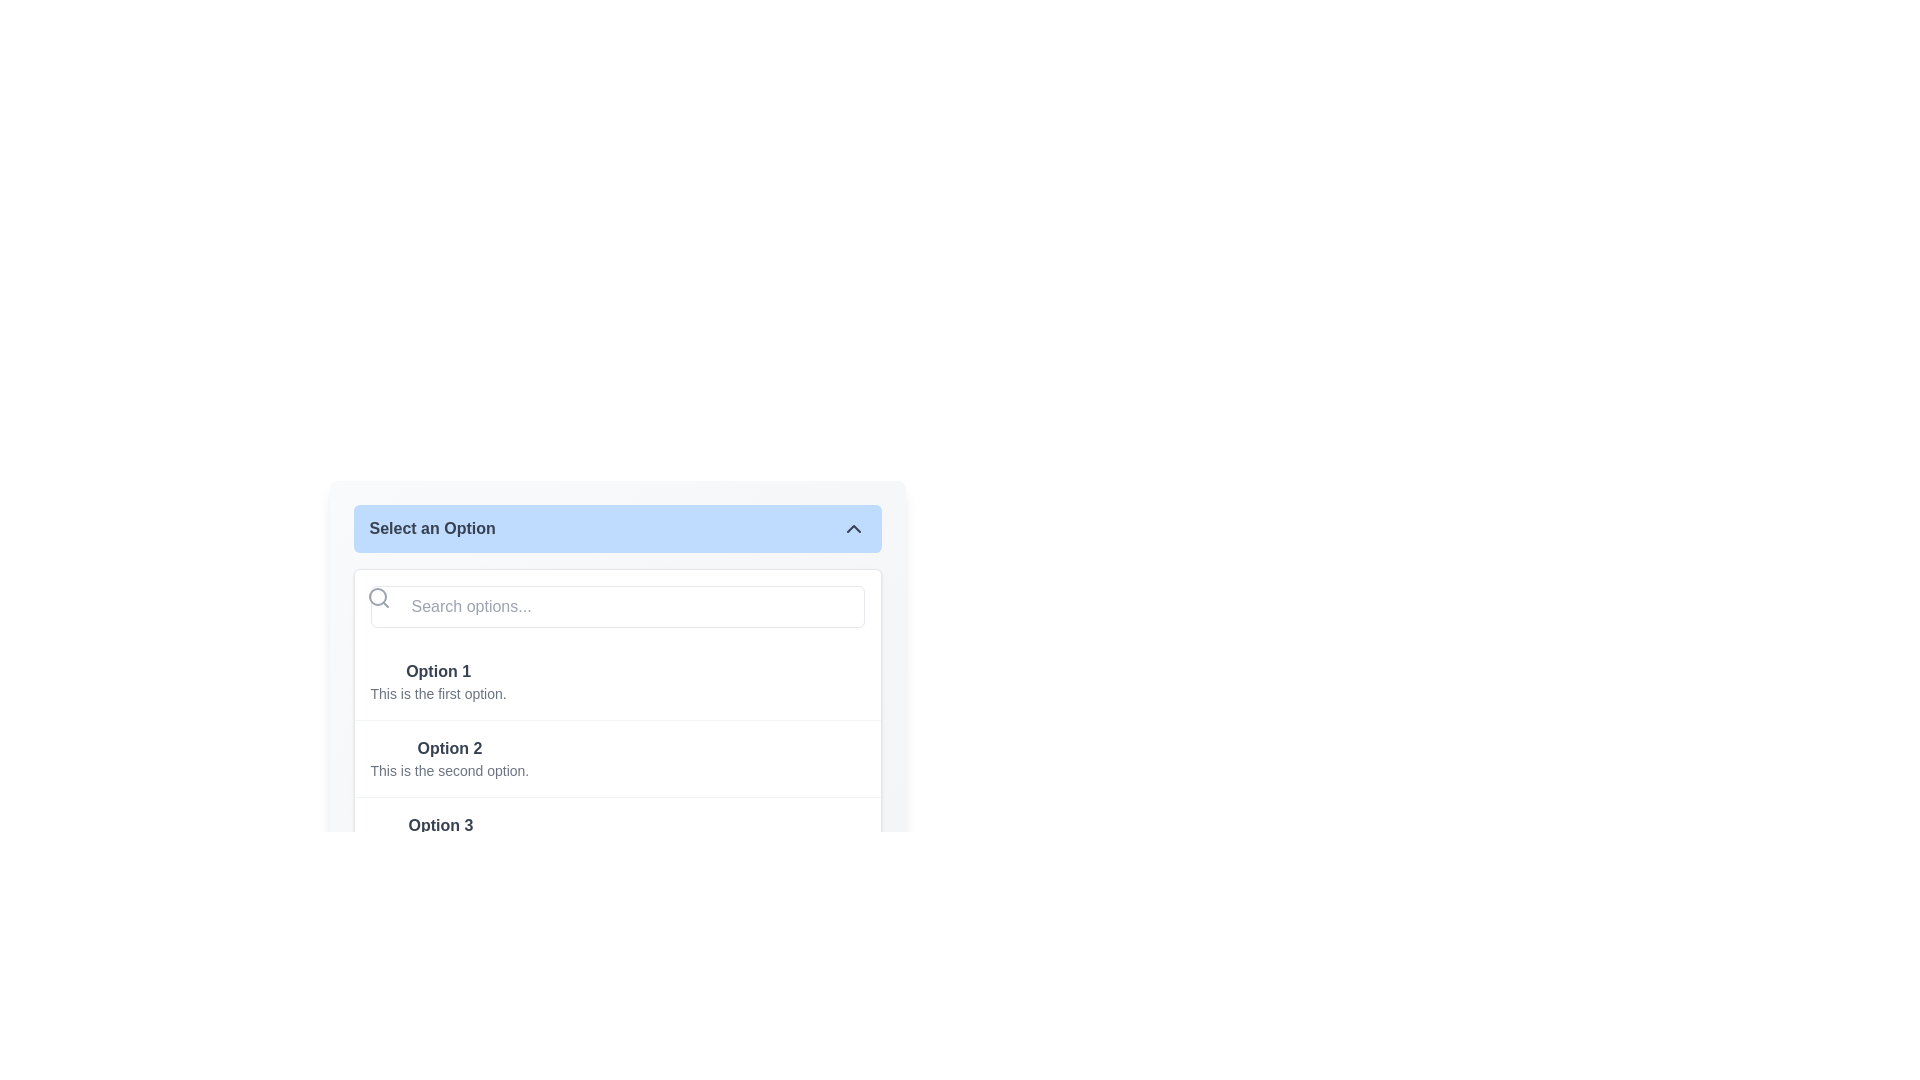 The image size is (1920, 1080). Describe the element at coordinates (448, 748) in the screenshot. I see `the static text displaying 'Option 2' in bold, dark gray font, positioned above a smaller descriptive text that reads 'This is the second option.'` at that location.